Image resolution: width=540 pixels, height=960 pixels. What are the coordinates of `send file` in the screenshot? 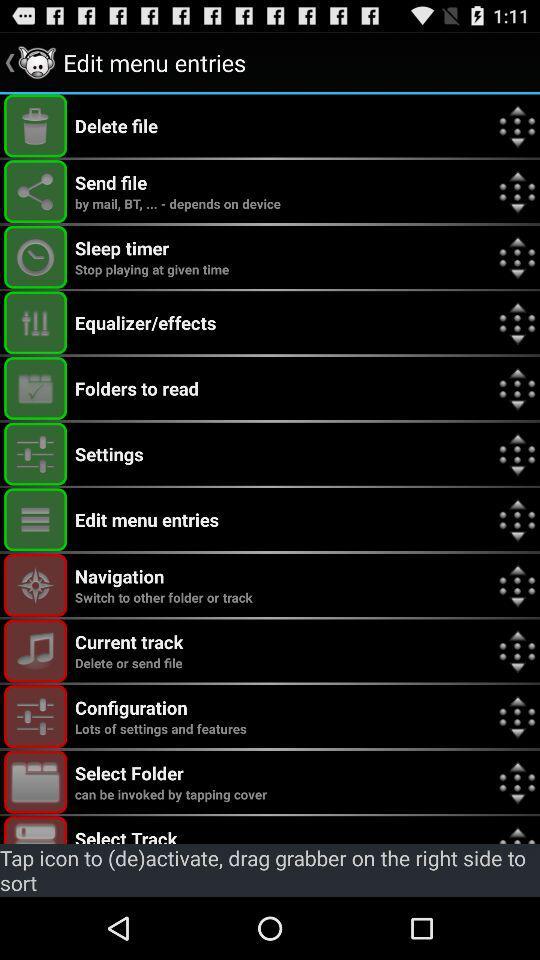 It's located at (35, 191).